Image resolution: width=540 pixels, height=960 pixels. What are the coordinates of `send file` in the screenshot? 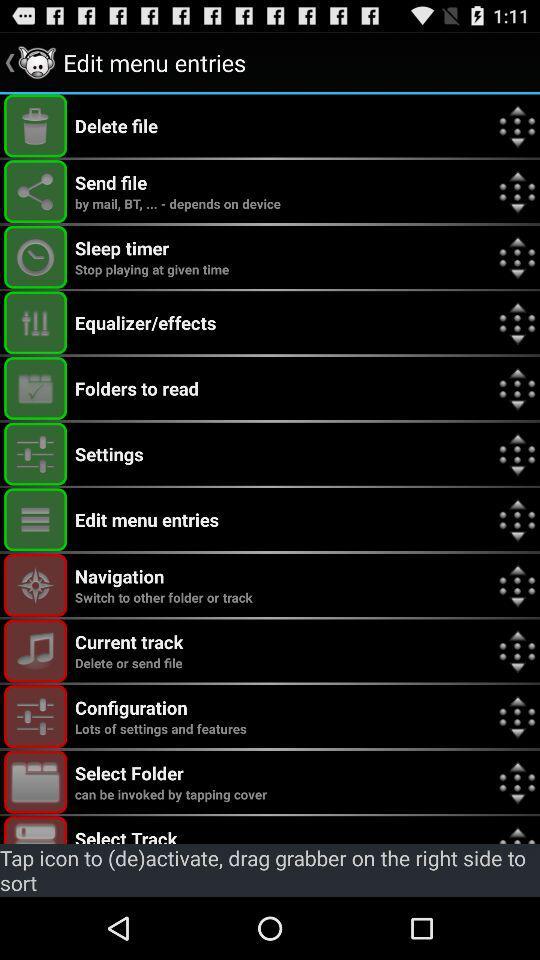 It's located at (35, 191).